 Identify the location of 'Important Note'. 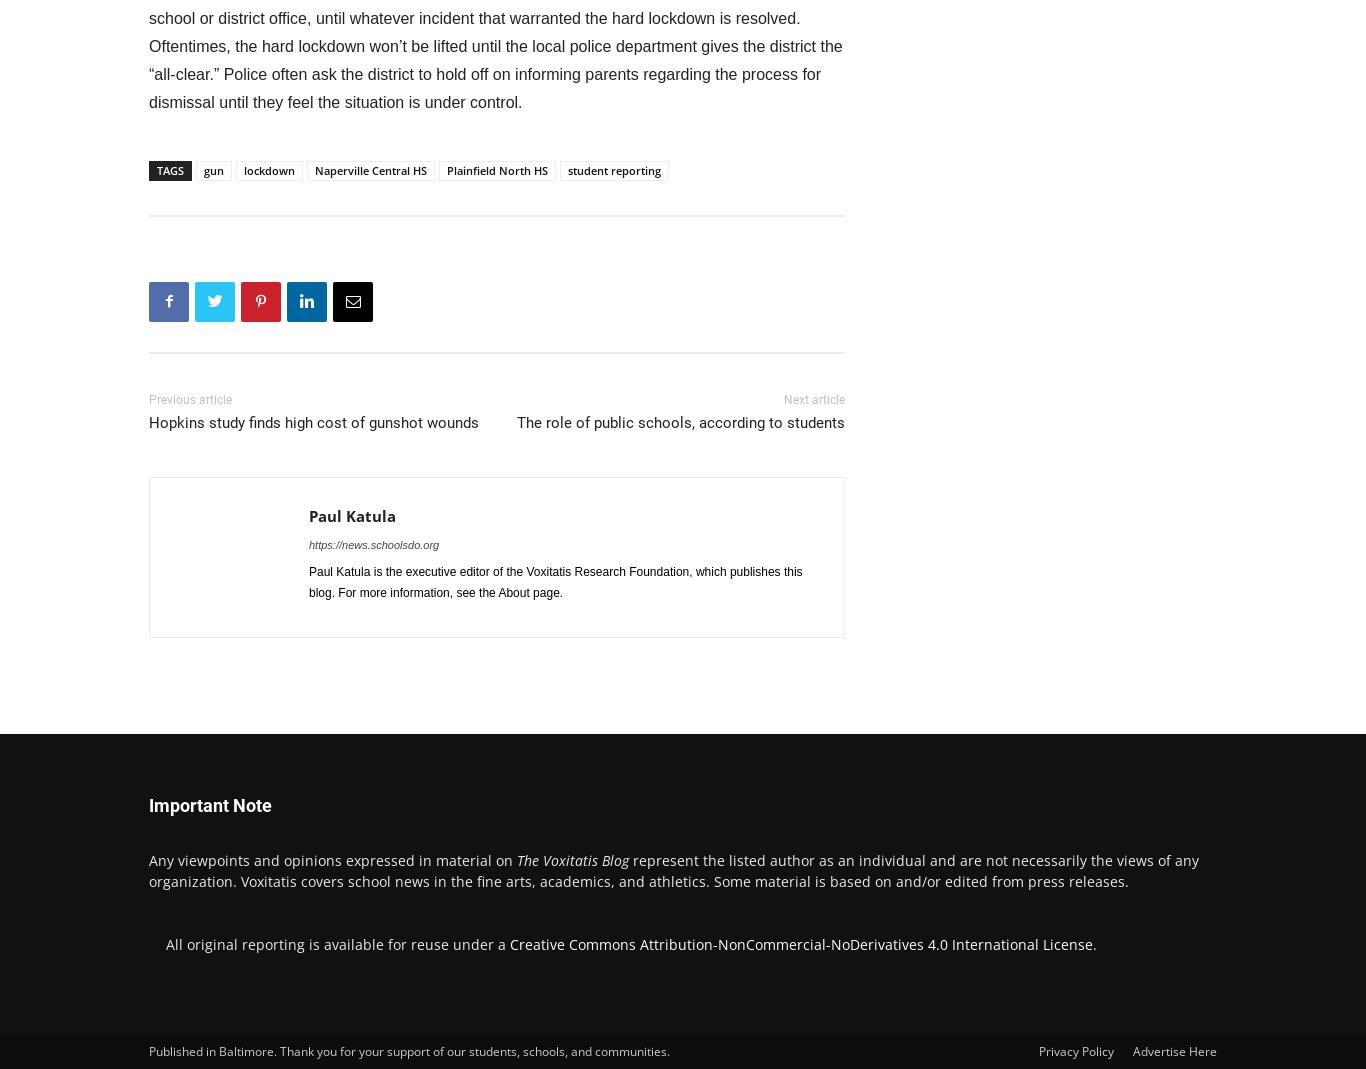
(209, 804).